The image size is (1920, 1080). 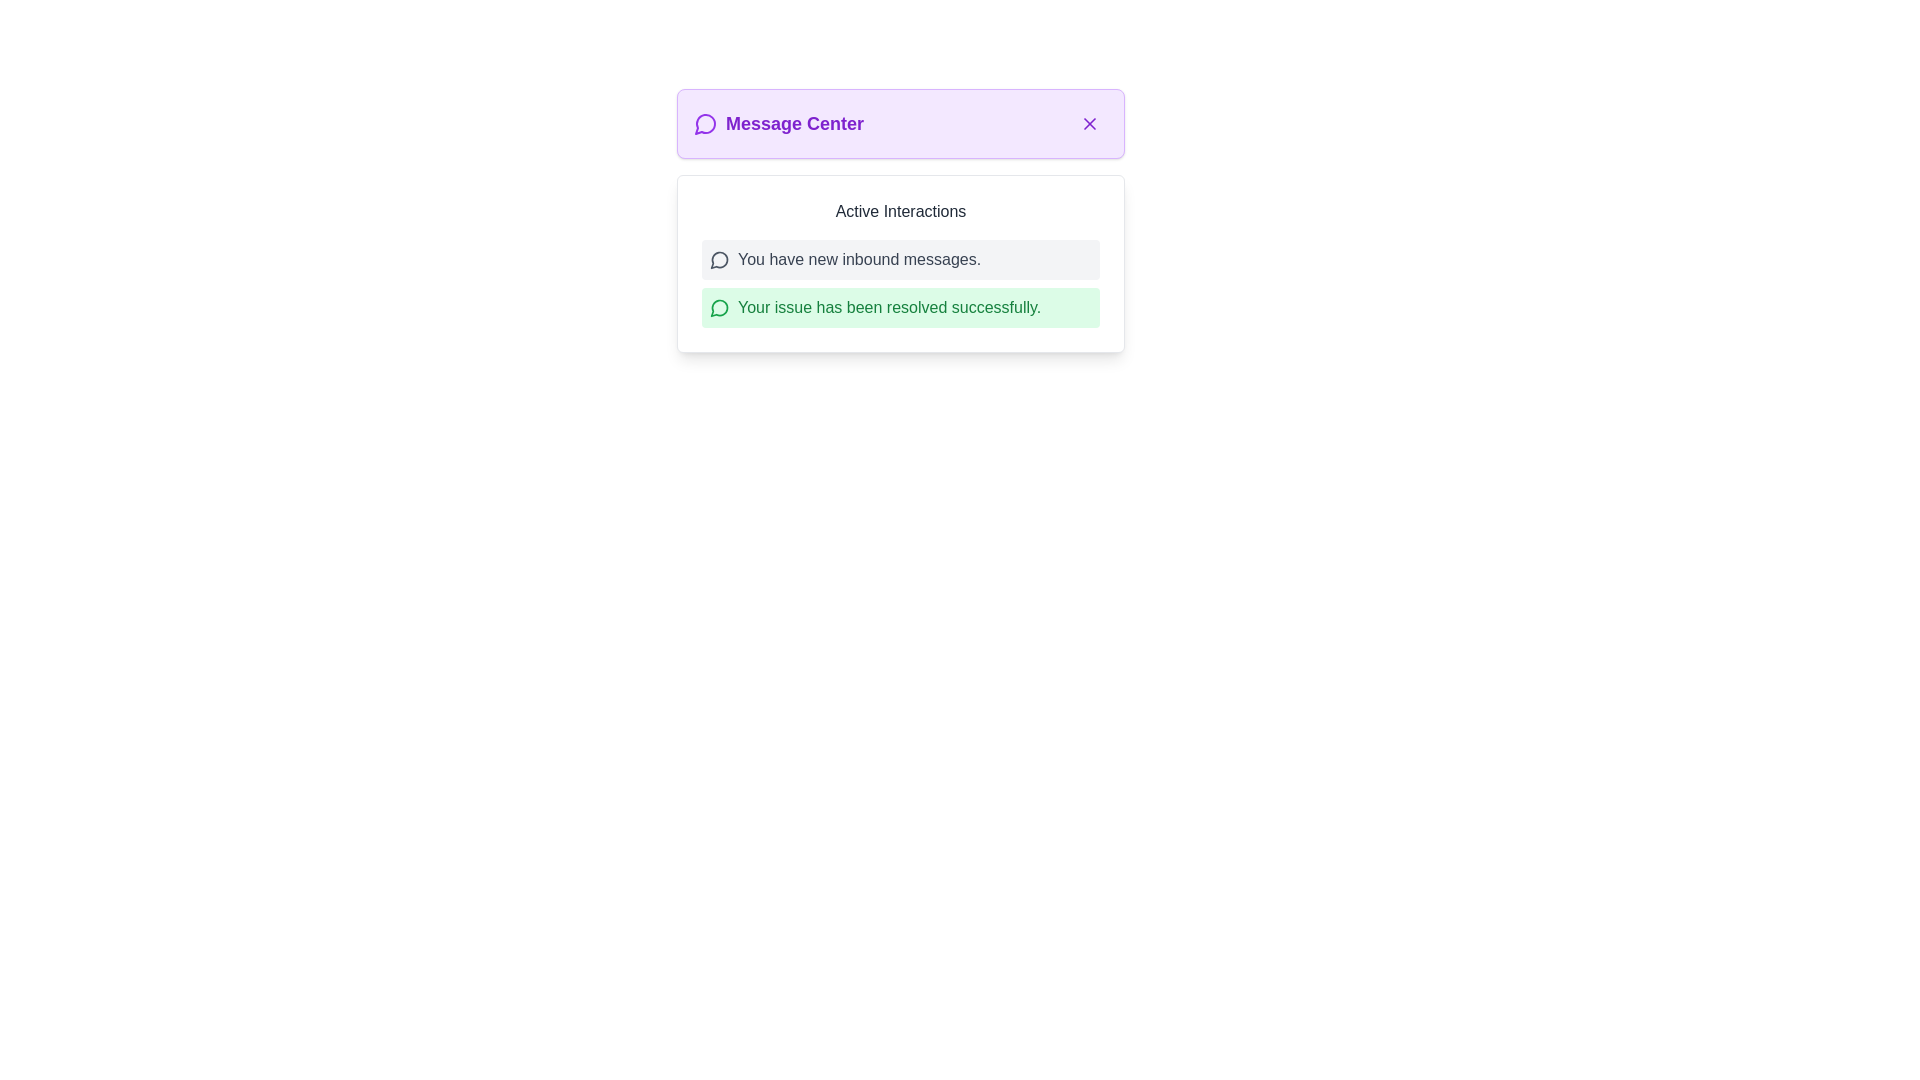 What do you see at coordinates (705, 124) in the screenshot?
I see `the decorative icon in the top-left corner of the 'Message Center' header bar, adjacent to the text 'Message Center'` at bounding box center [705, 124].